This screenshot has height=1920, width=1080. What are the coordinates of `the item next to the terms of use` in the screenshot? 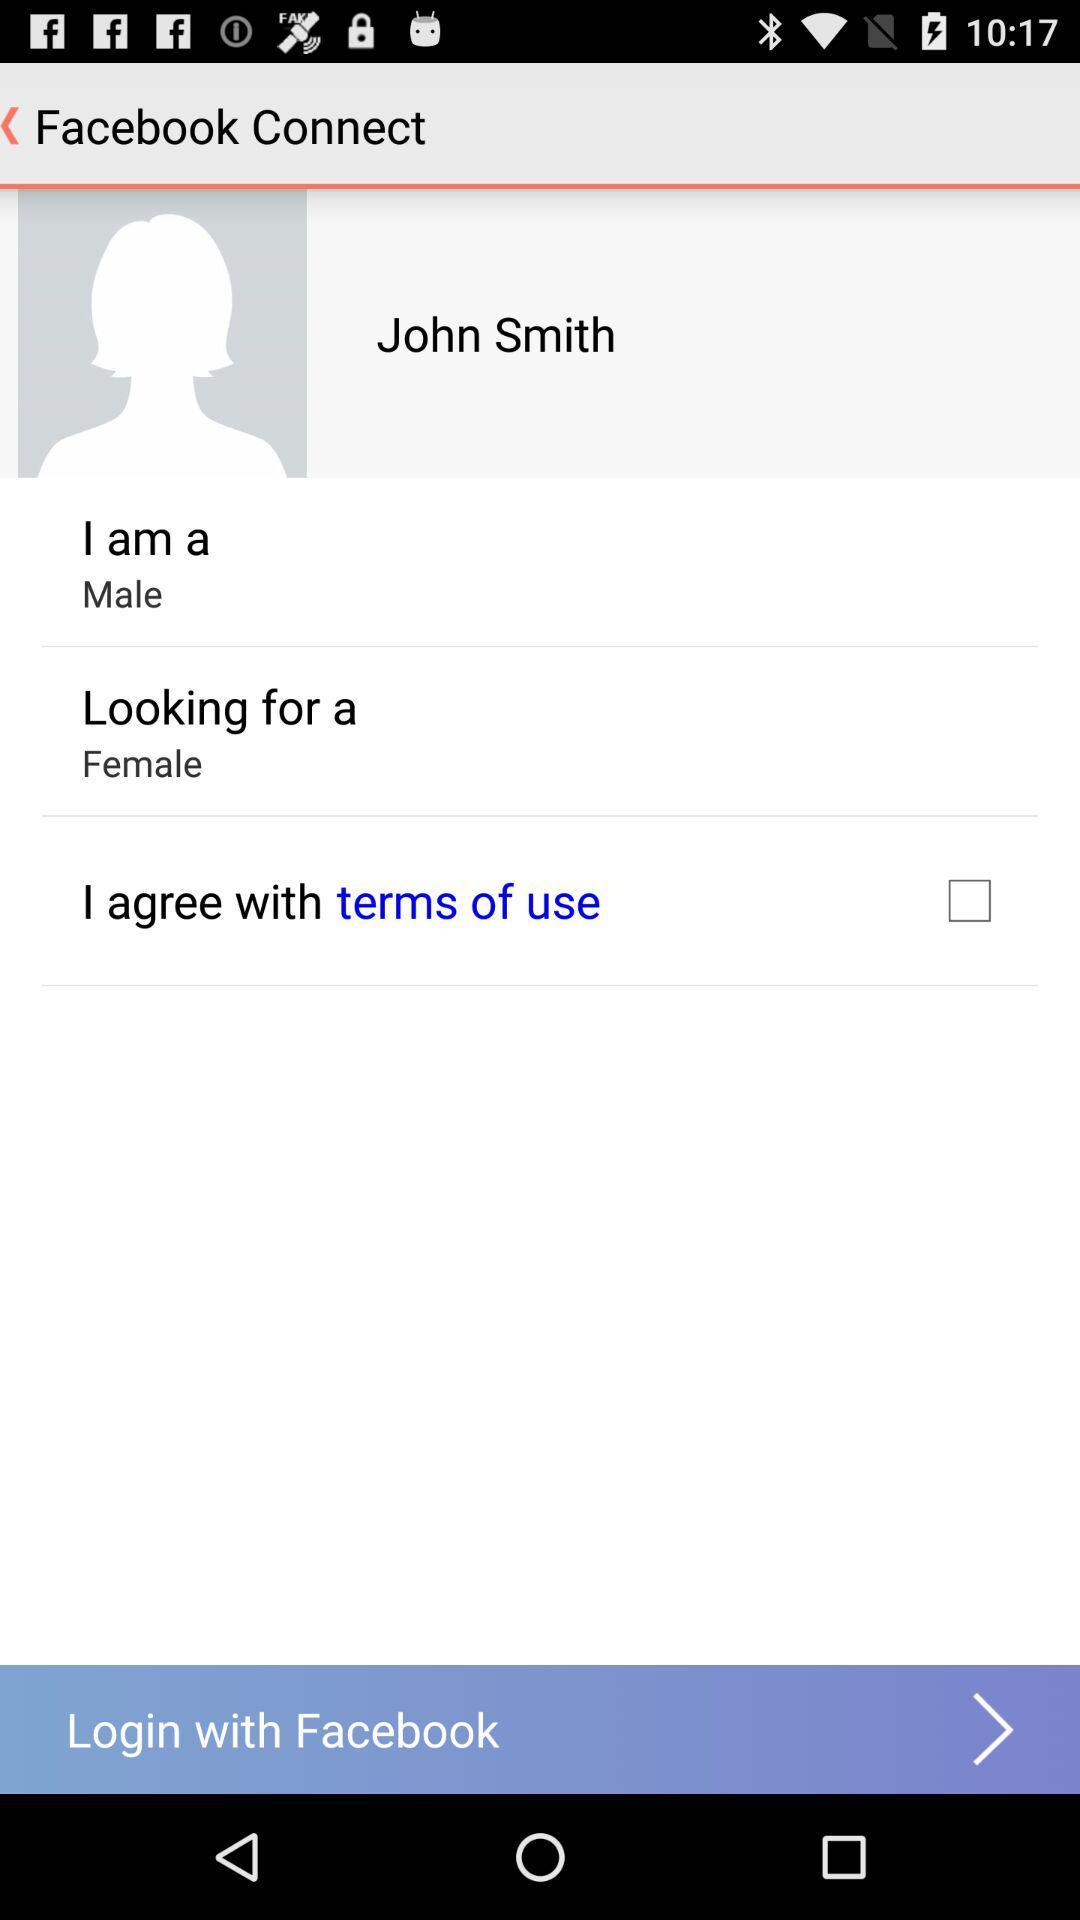 It's located at (202, 899).